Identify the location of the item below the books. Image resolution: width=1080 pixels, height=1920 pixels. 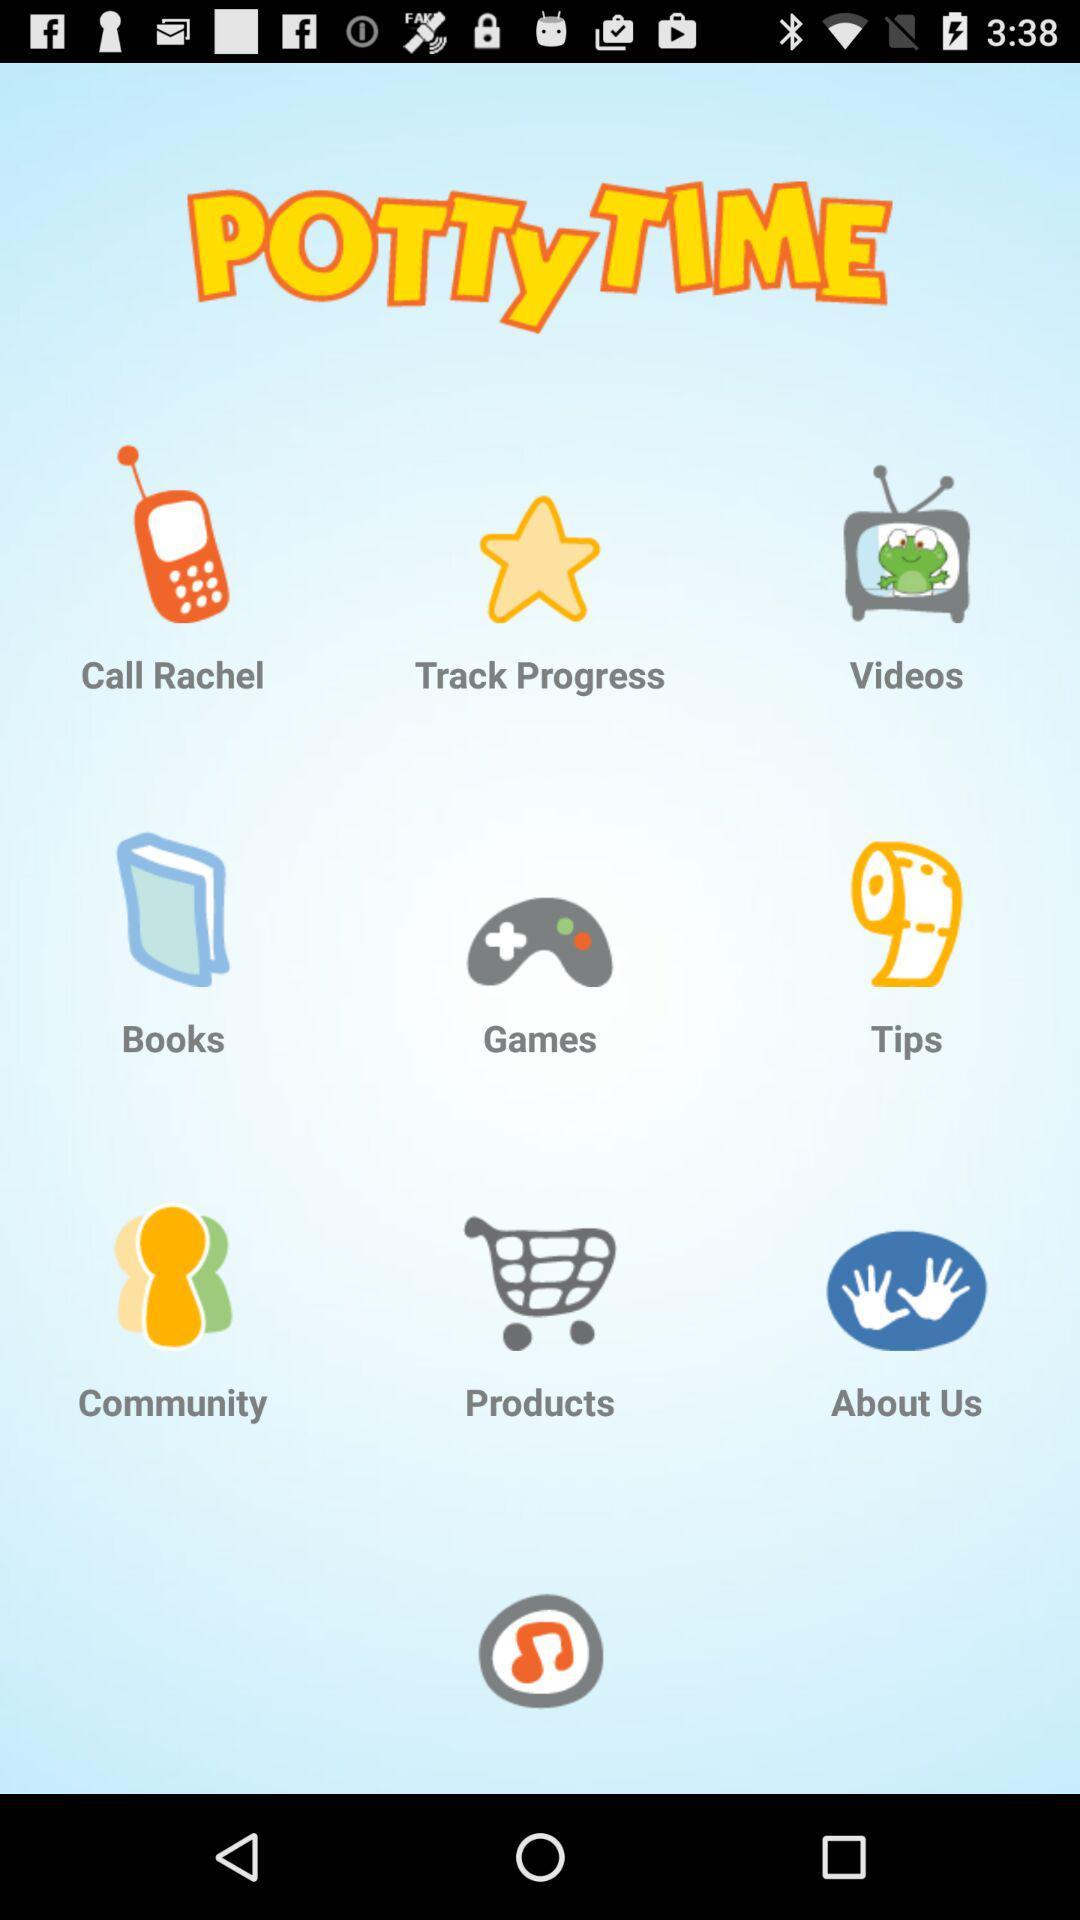
(172, 1244).